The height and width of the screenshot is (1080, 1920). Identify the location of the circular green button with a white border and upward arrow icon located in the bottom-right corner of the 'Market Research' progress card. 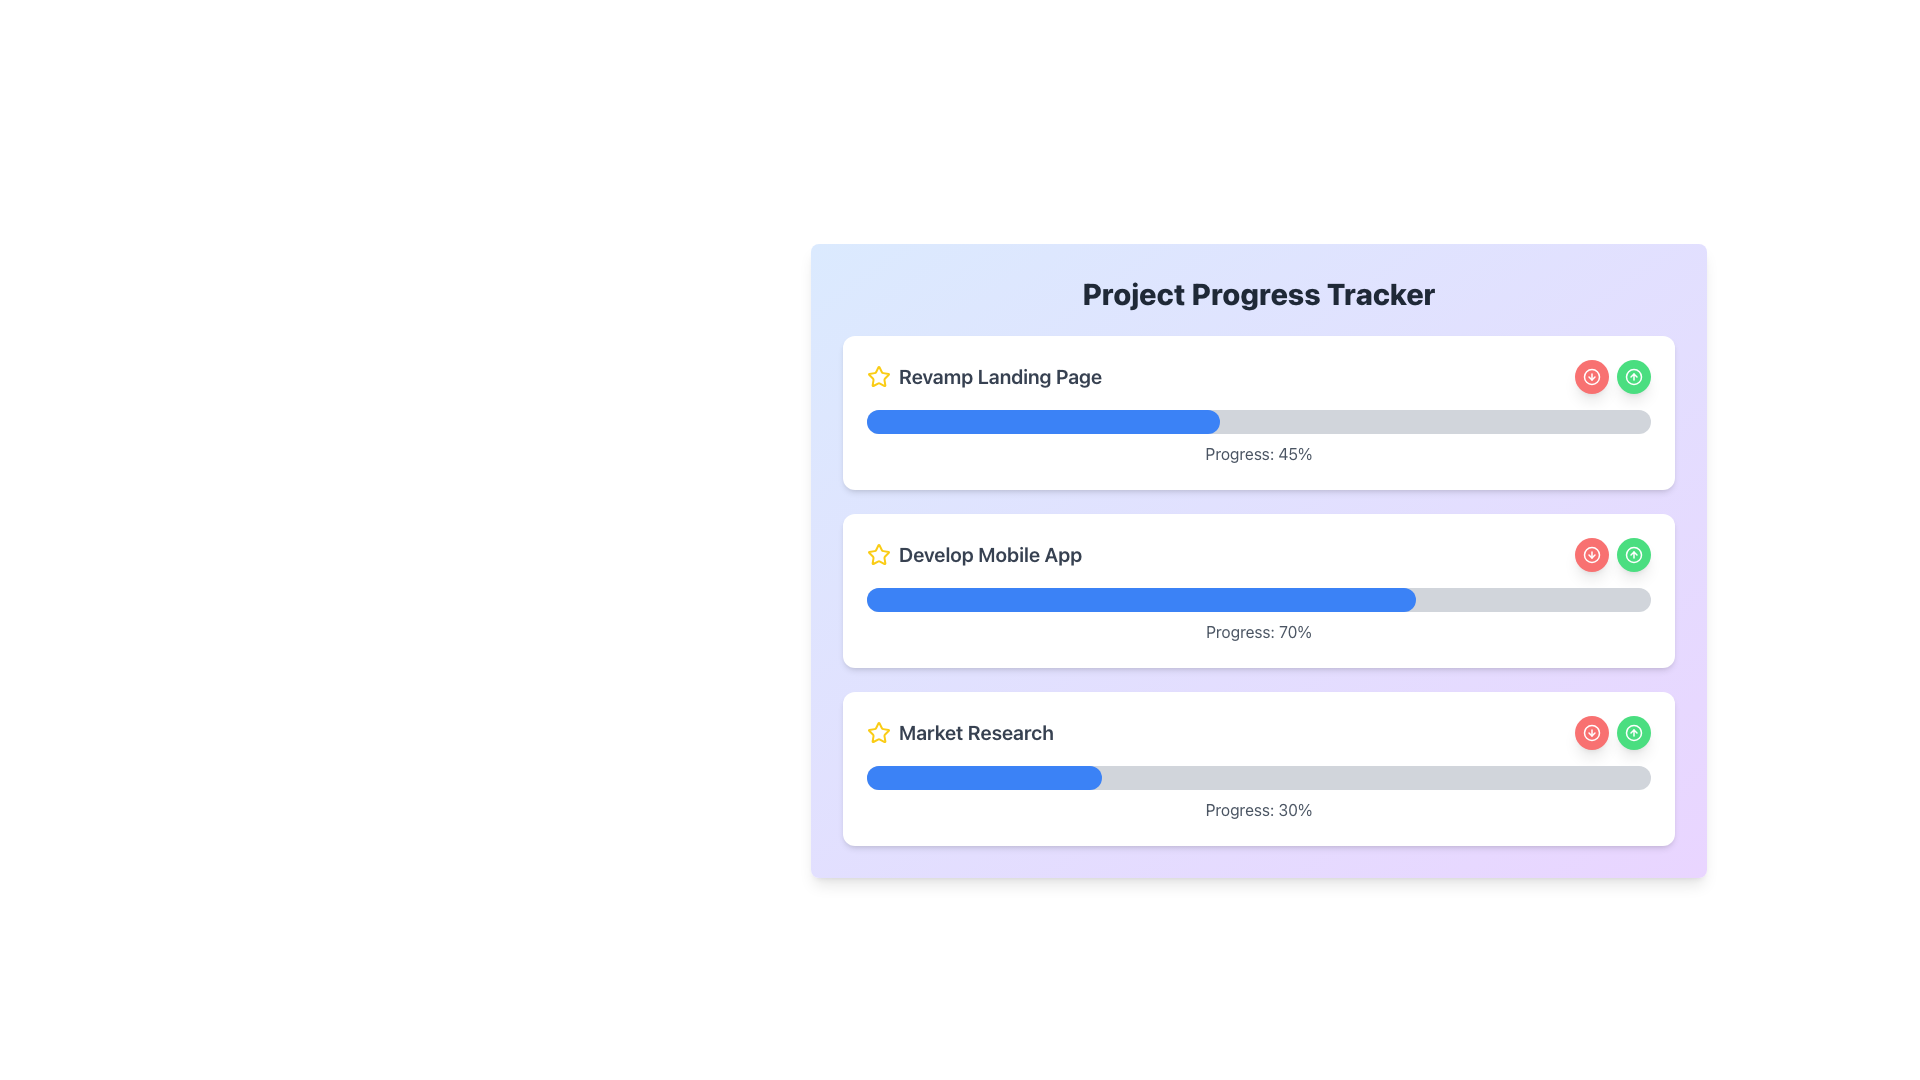
(1633, 732).